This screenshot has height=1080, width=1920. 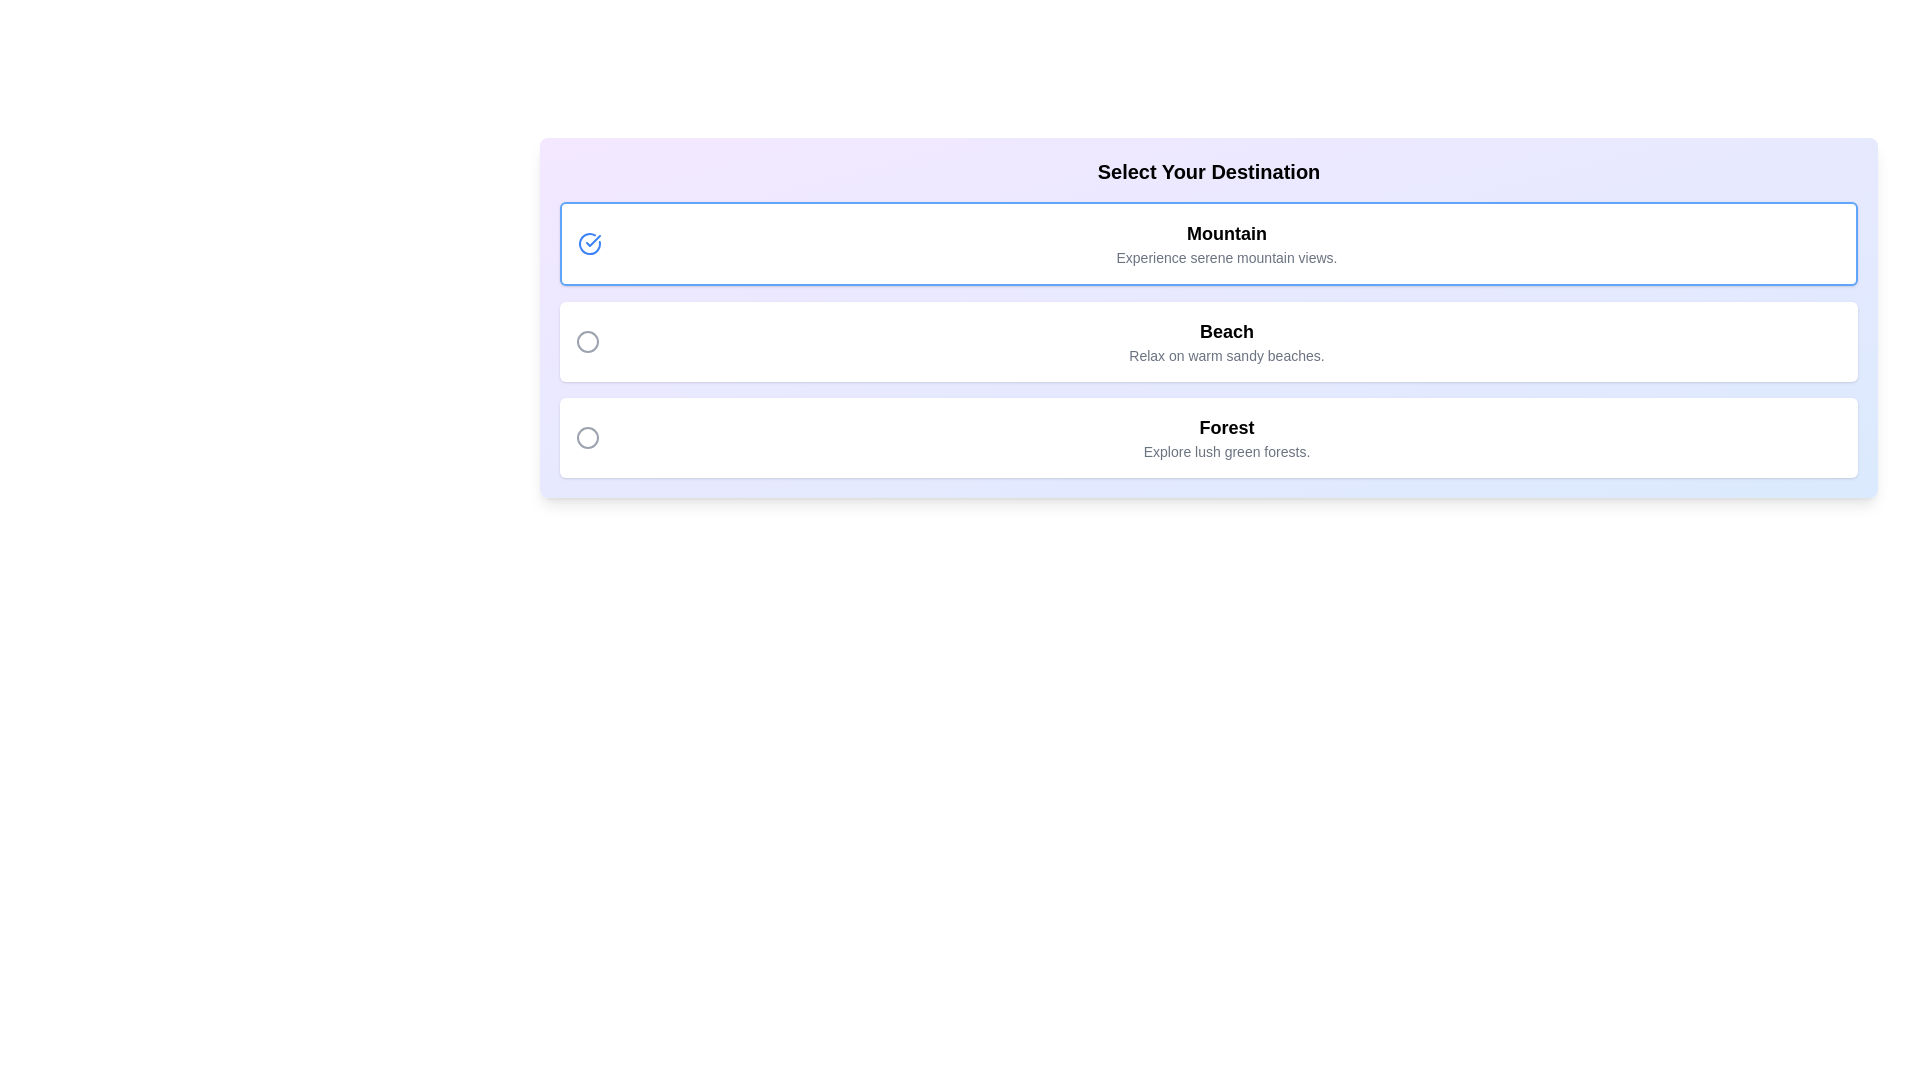 What do you see at coordinates (1208, 437) in the screenshot?
I see `the 'Forest' Option card` at bounding box center [1208, 437].